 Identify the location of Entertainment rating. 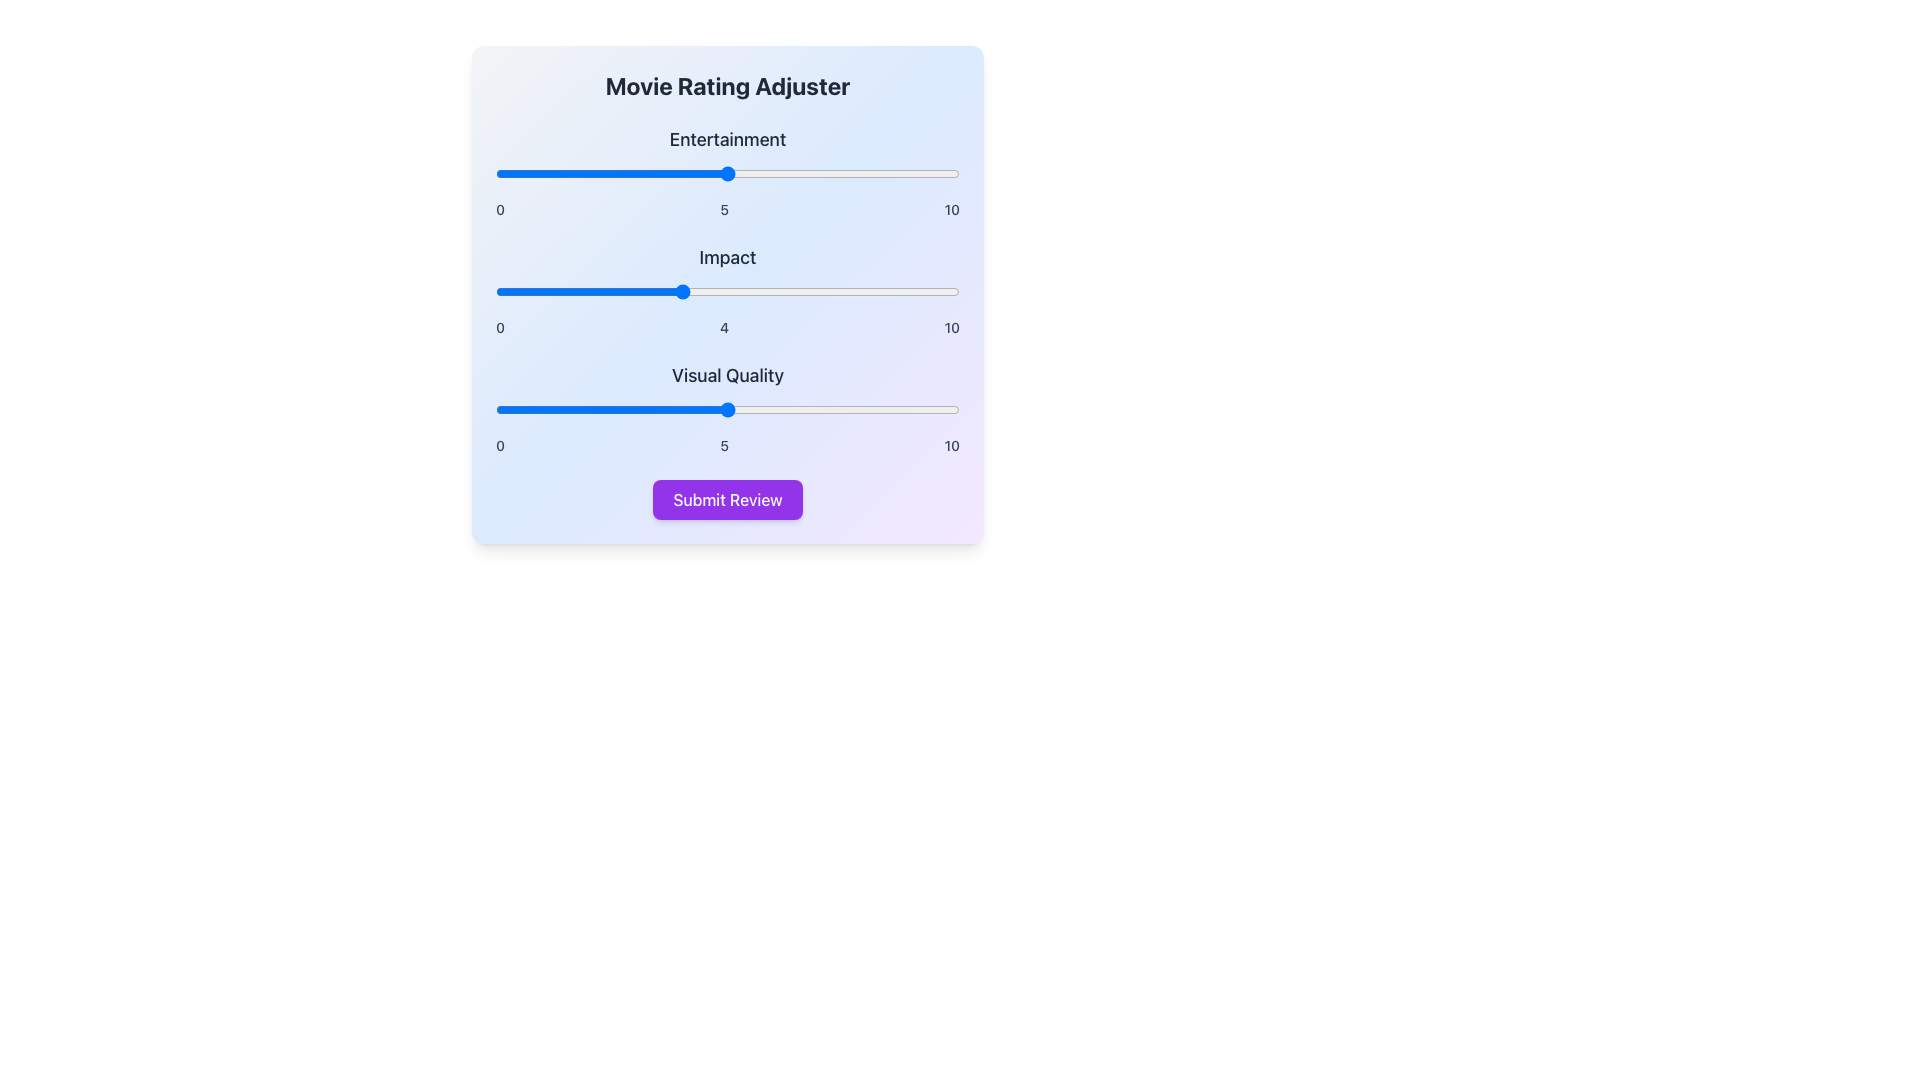
(727, 172).